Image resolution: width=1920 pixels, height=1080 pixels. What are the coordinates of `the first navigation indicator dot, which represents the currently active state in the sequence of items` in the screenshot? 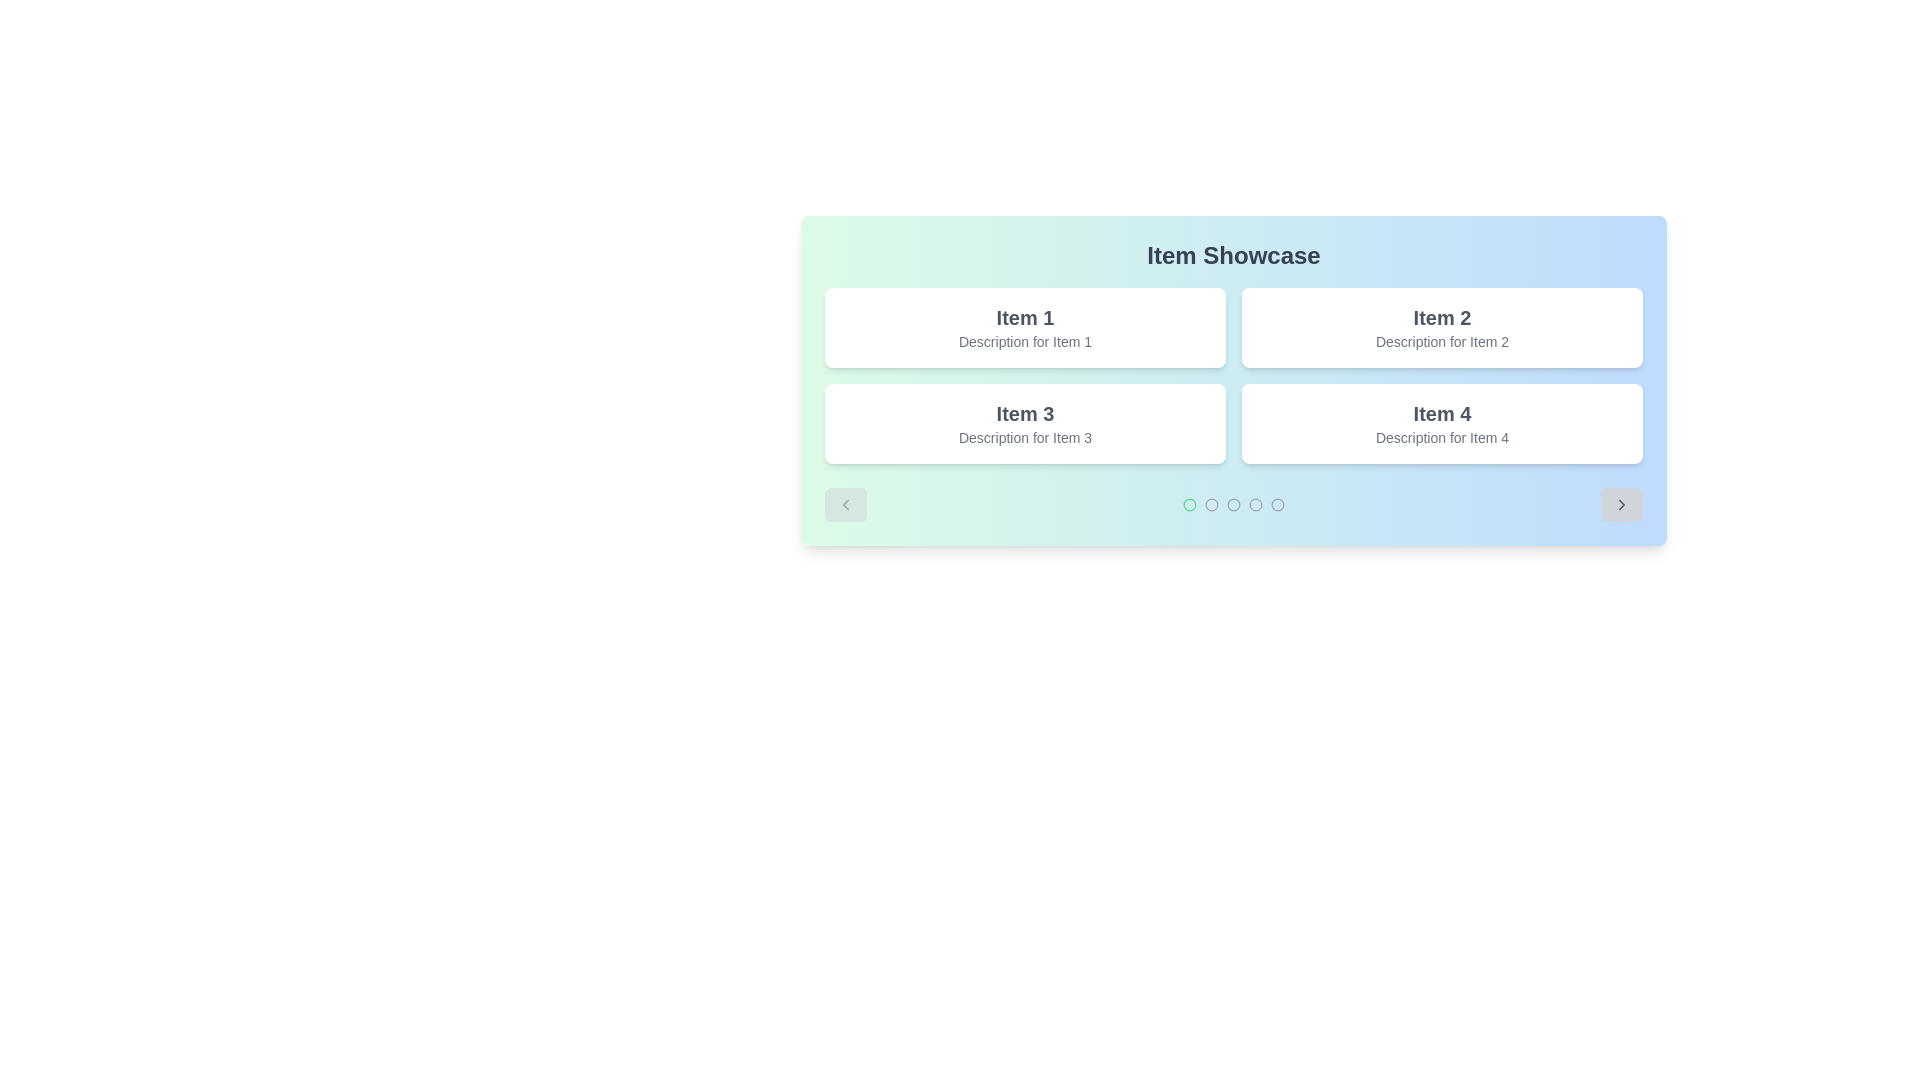 It's located at (1190, 504).